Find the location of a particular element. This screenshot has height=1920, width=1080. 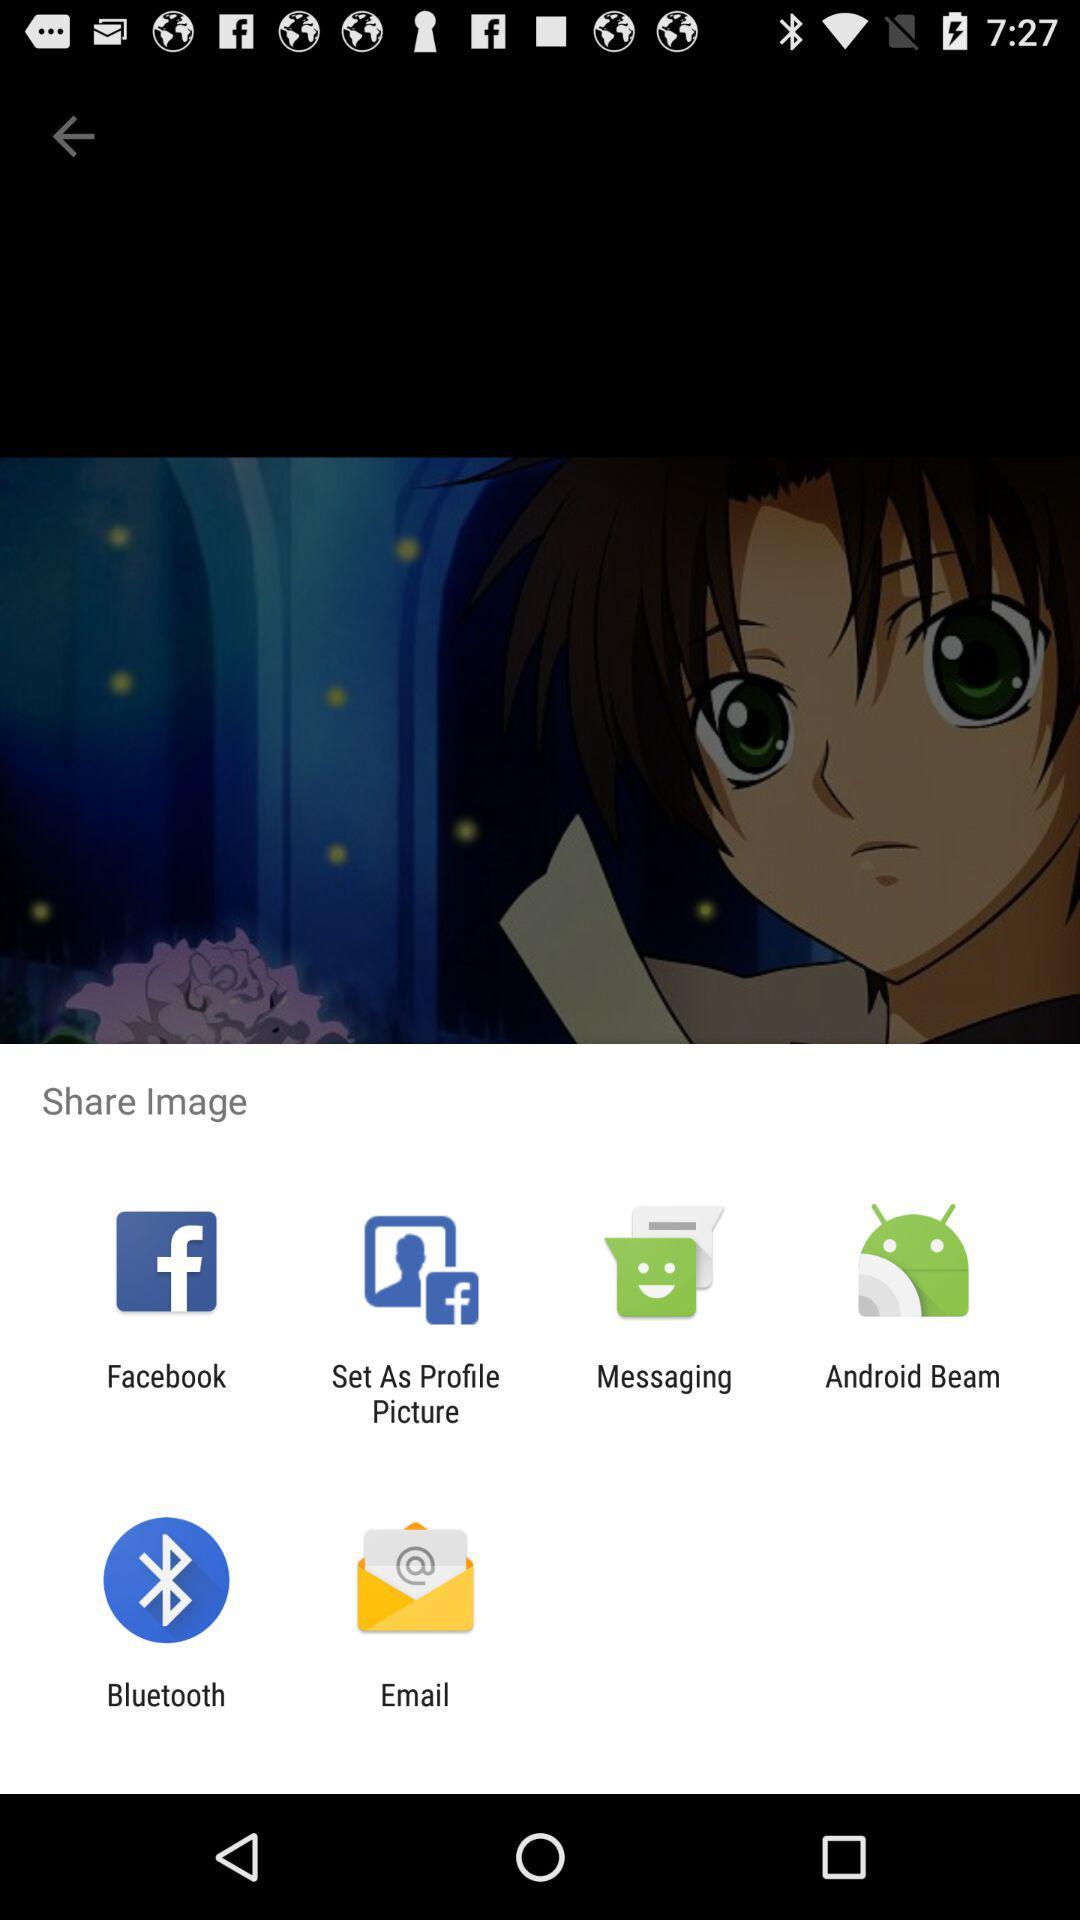

app to the right of the set as profile icon is located at coordinates (664, 1392).